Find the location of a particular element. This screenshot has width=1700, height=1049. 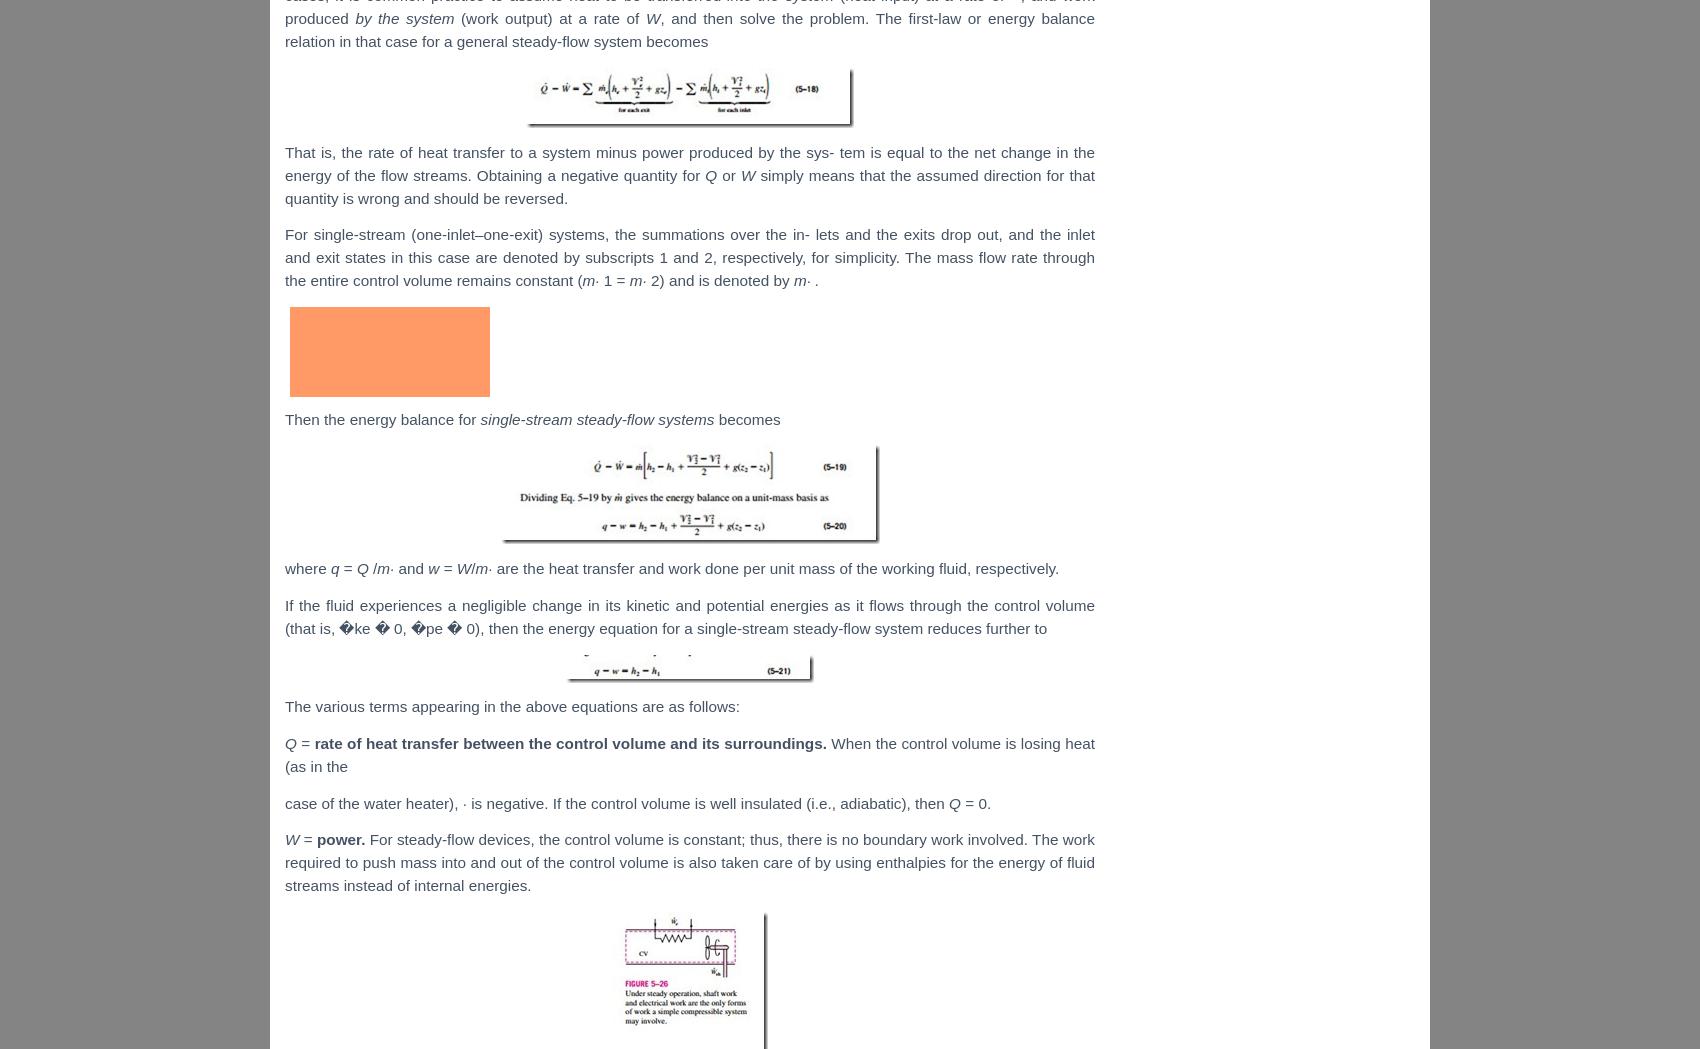

'q' is located at coordinates (335, 567).